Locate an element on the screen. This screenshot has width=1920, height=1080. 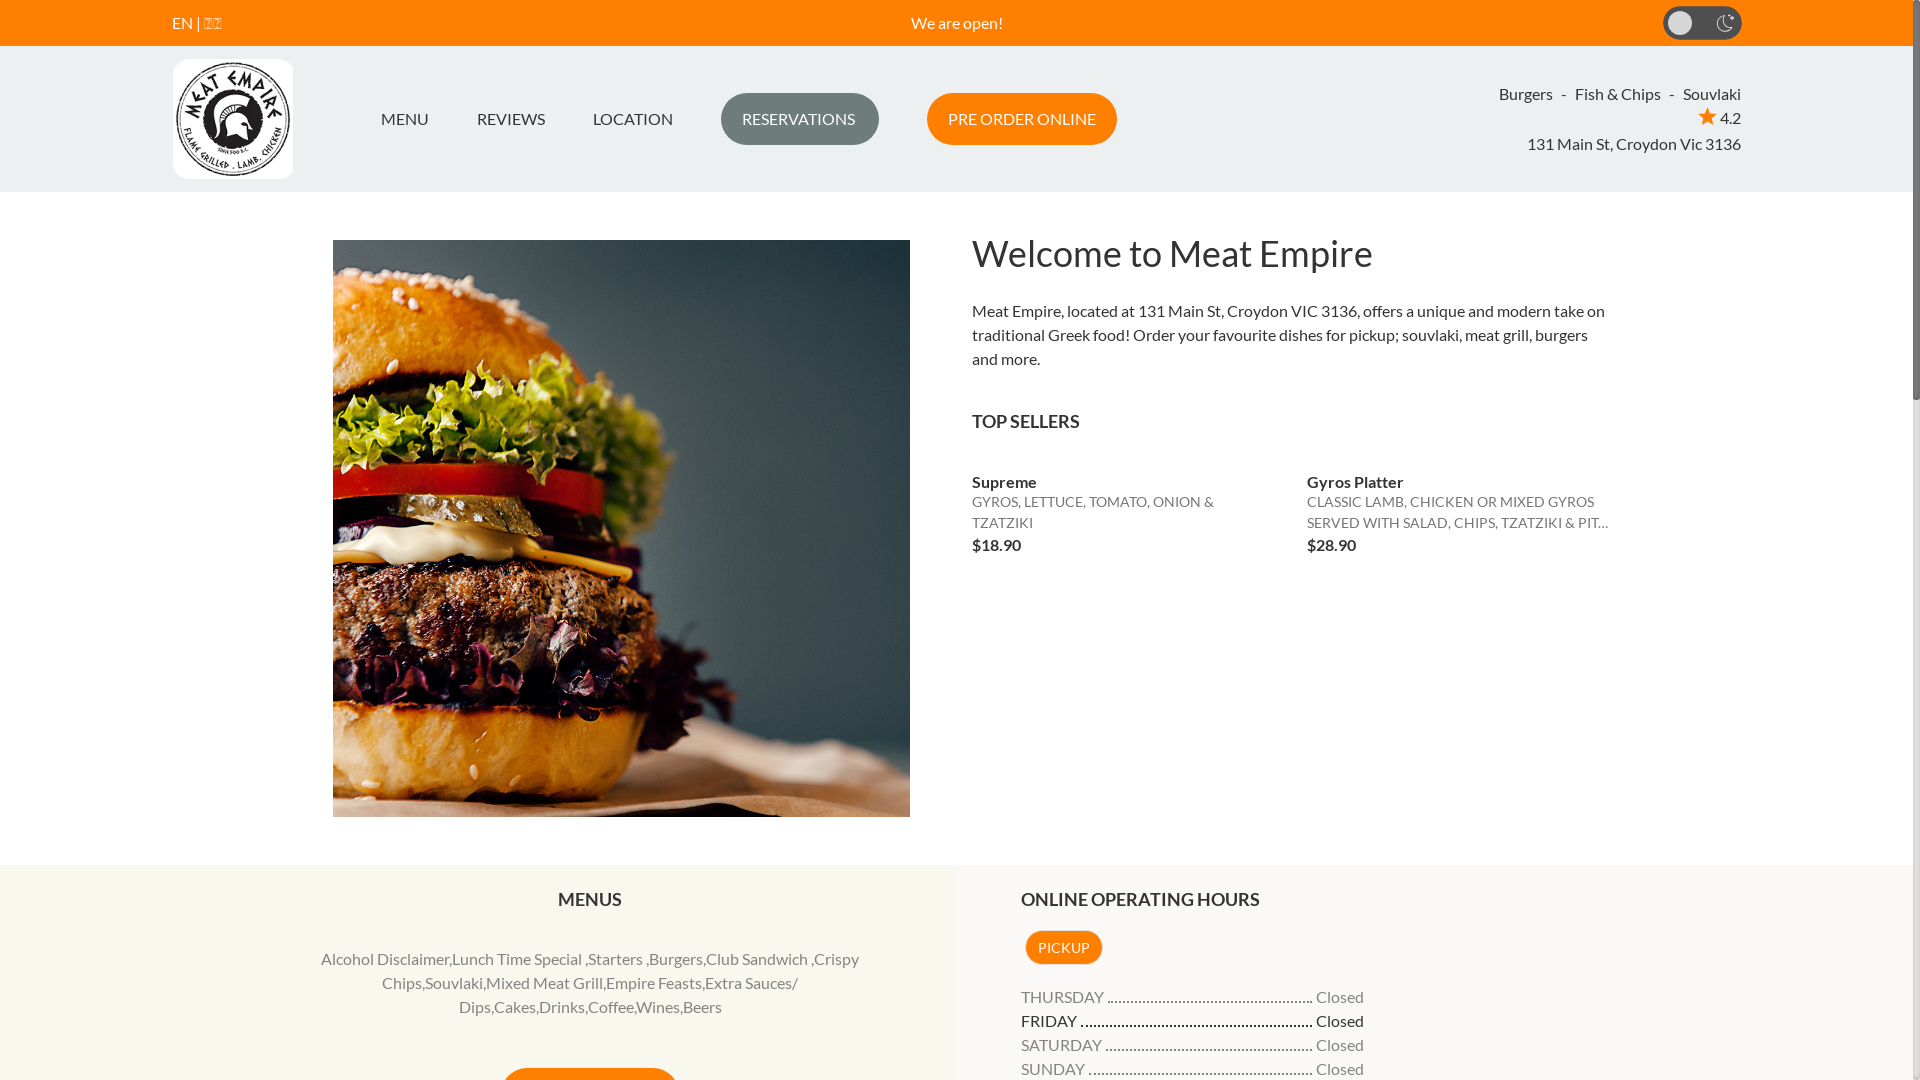
'Extra Sauces/ Dips' is located at coordinates (627, 994).